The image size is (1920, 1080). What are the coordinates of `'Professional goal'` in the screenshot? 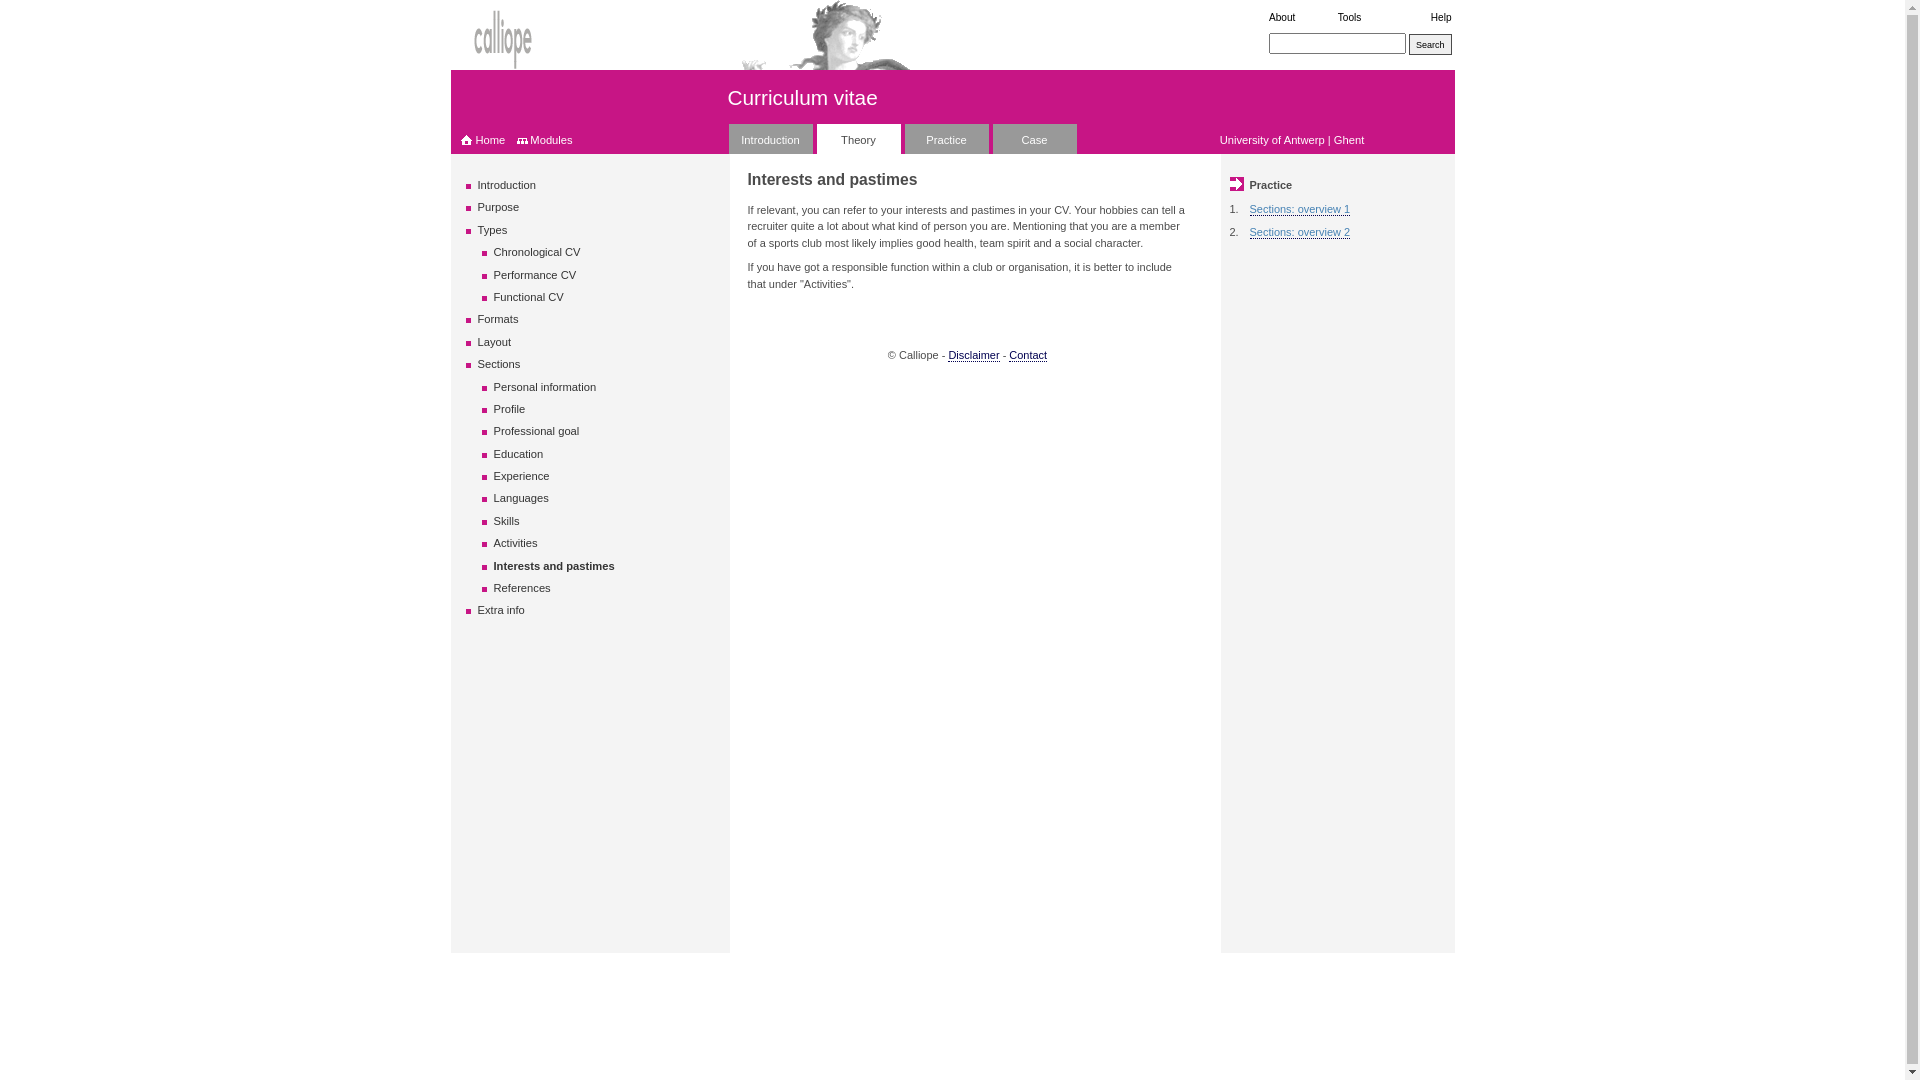 It's located at (494, 430).